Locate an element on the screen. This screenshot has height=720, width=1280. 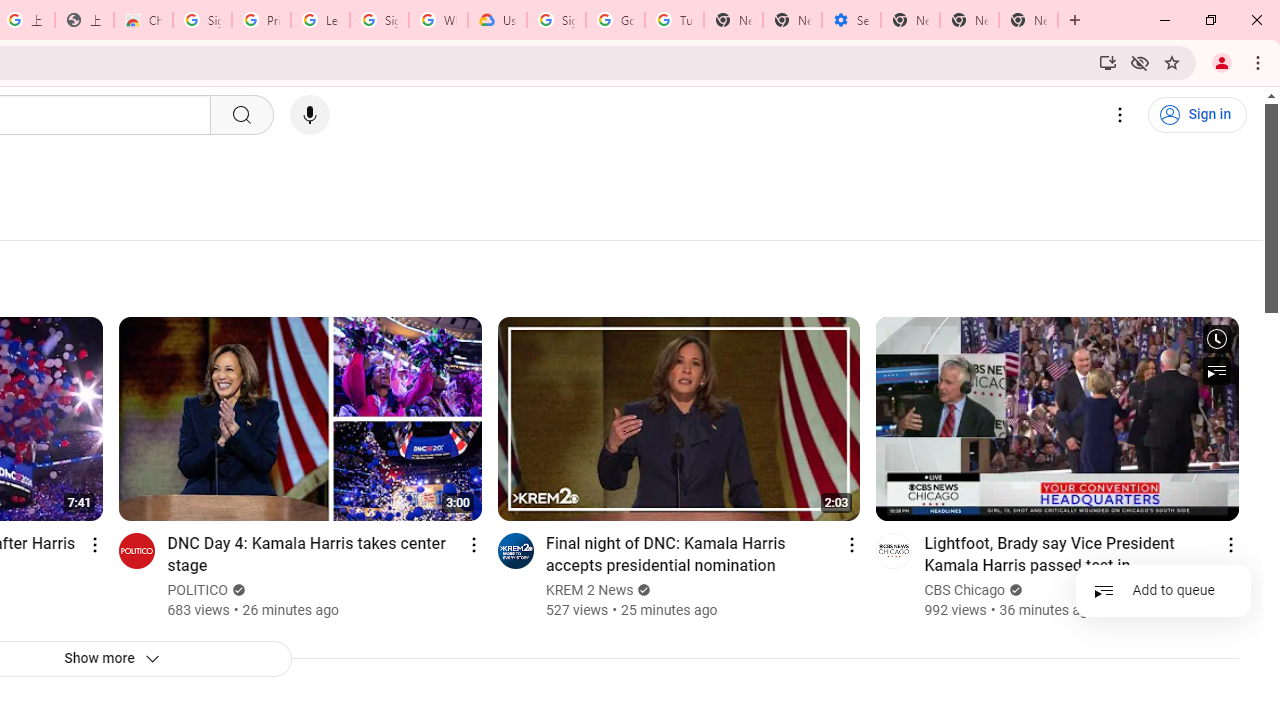
'Settings - Addresses and more' is located at coordinates (851, 20).